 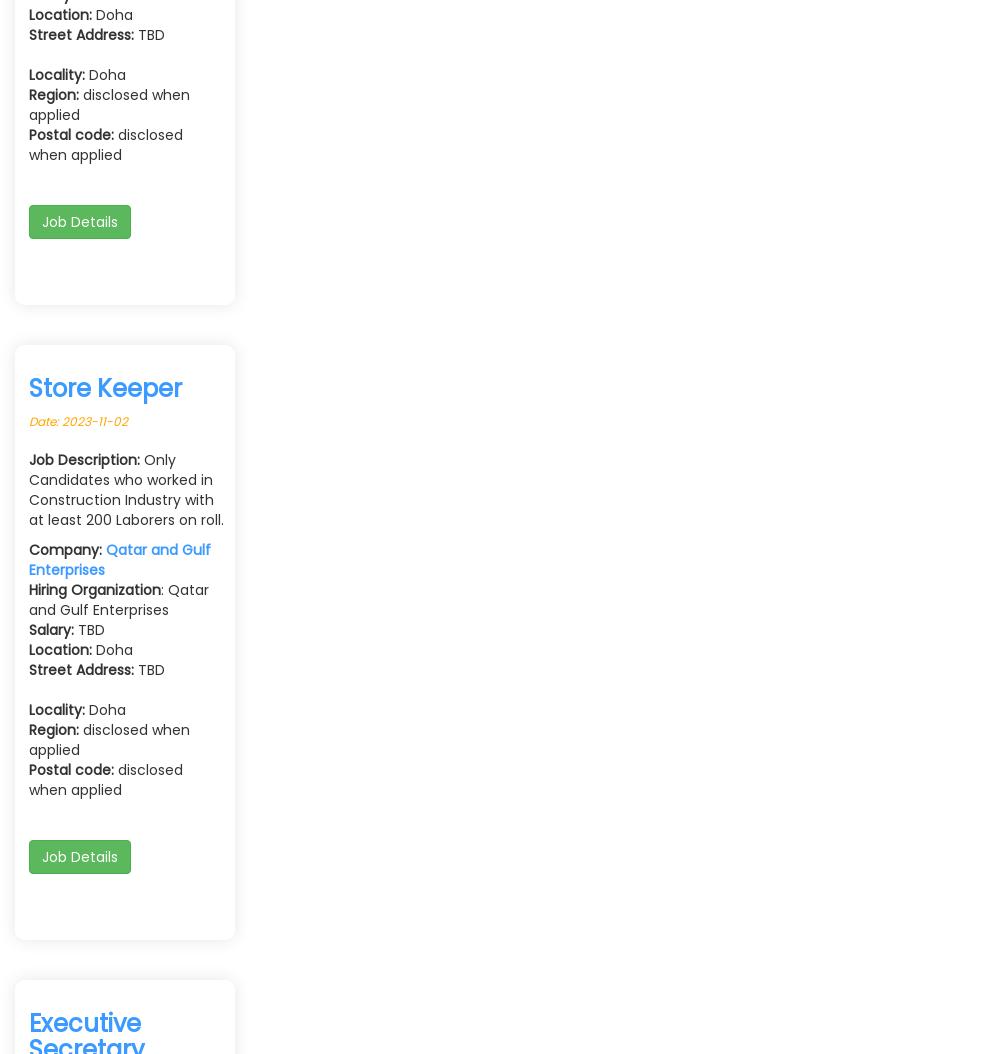 What do you see at coordinates (28, 549) in the screenshot?
I see `'Company:'` at bounding box center [28, 549].